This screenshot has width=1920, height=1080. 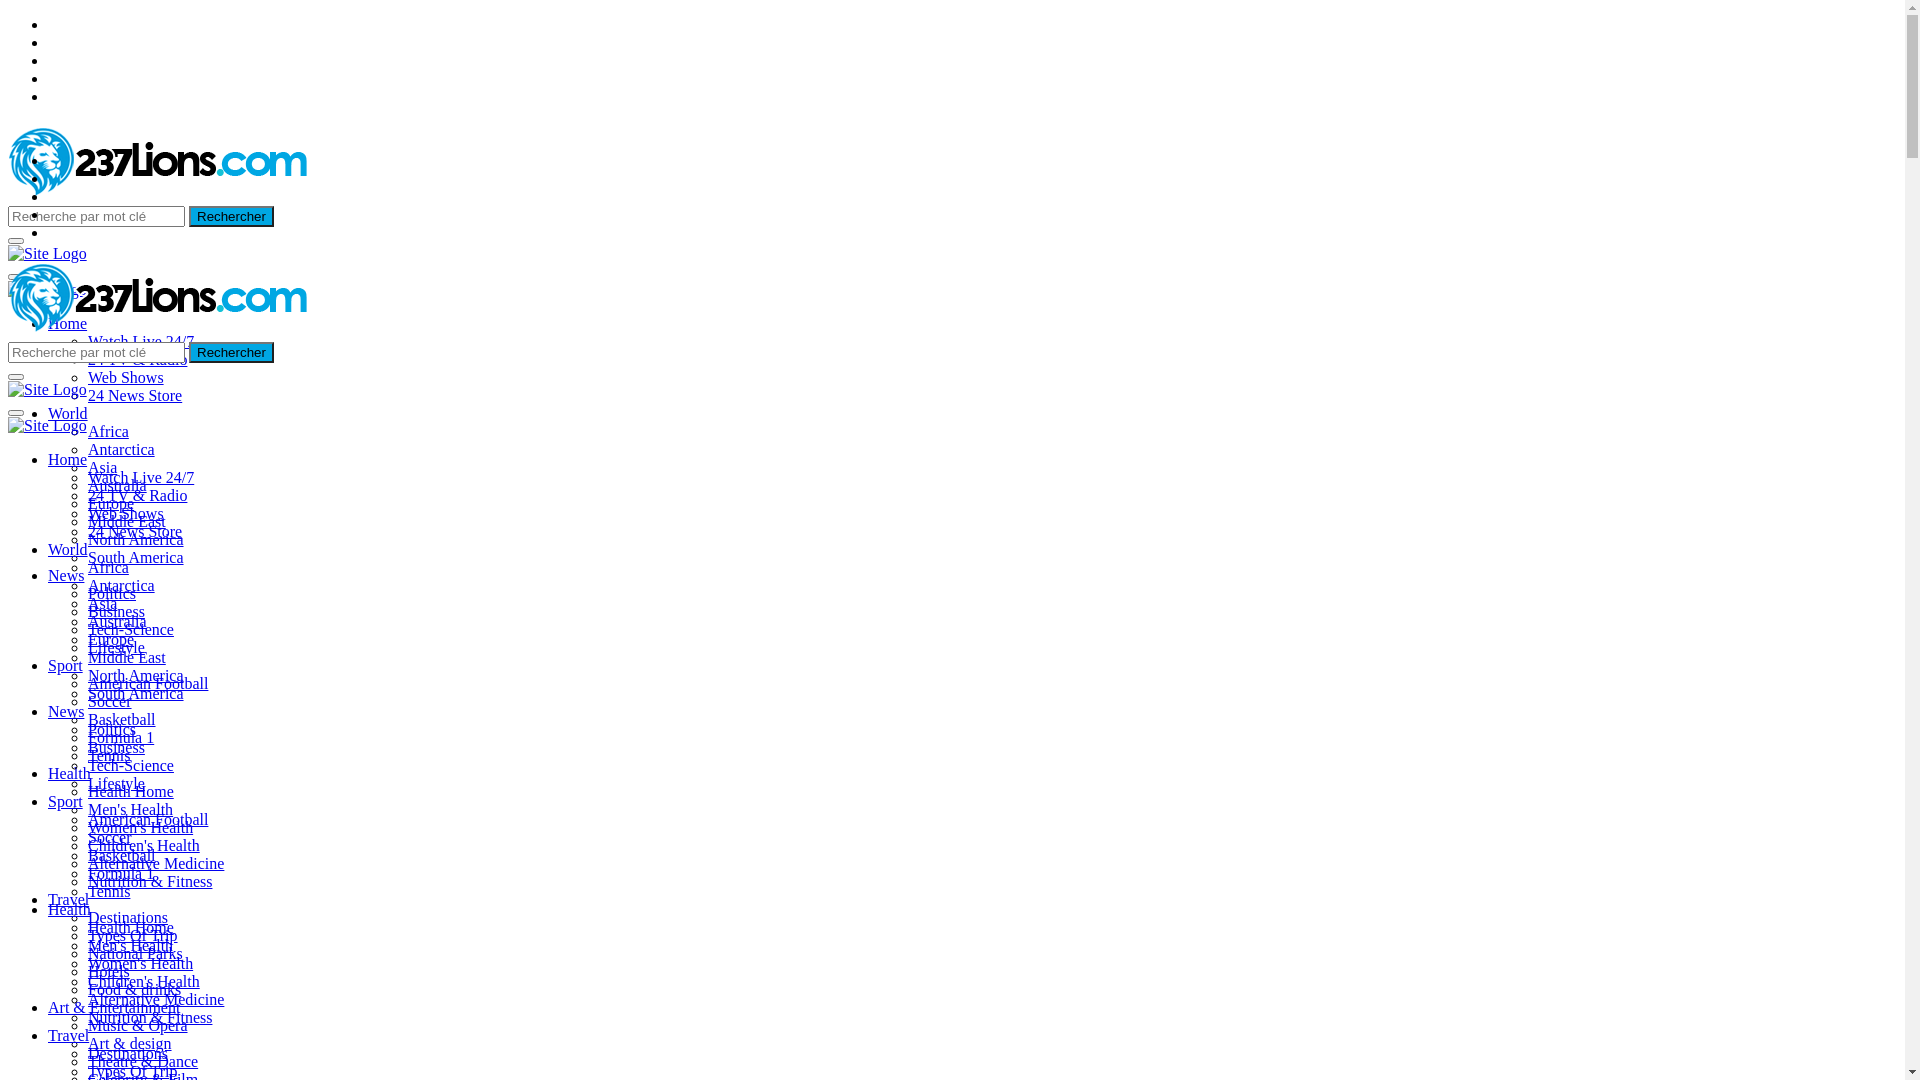 I want to click on 'Middle East', so click(x=86, y=520).